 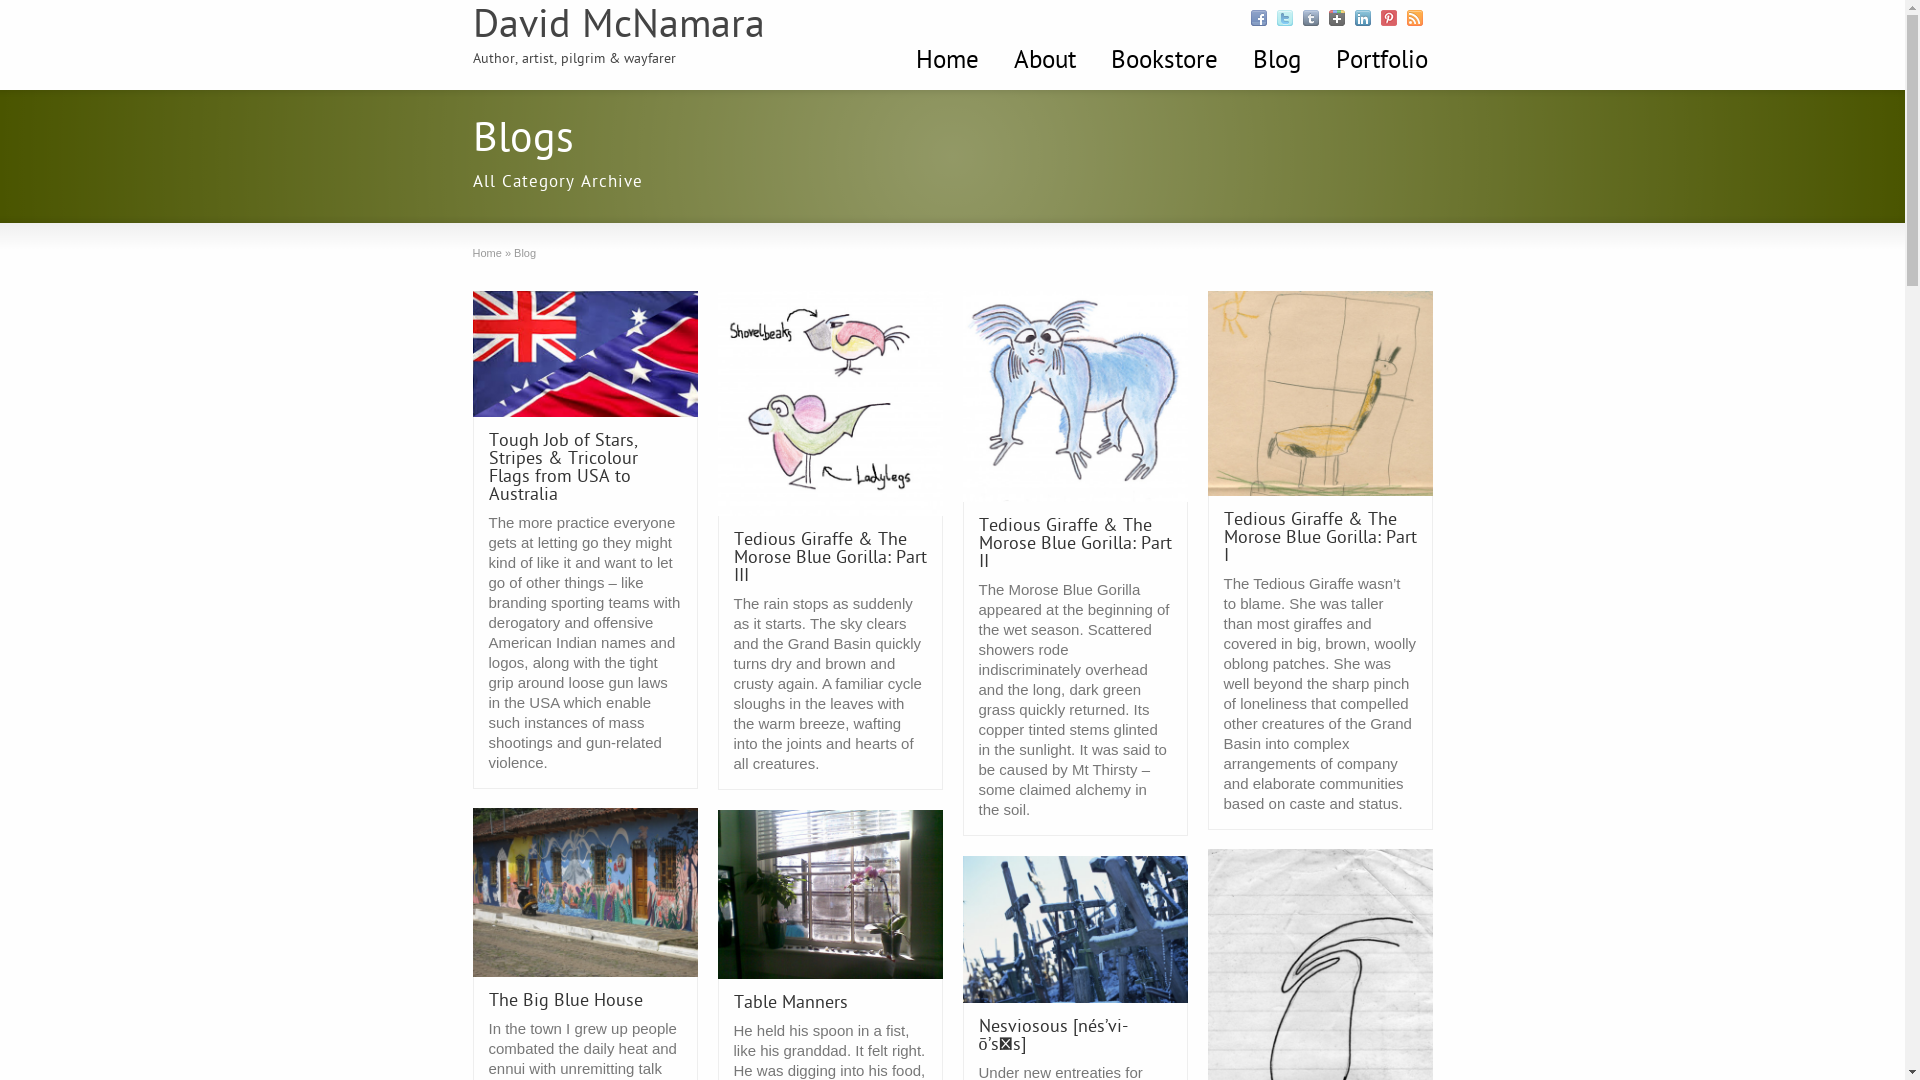 I want to click on 'Permanent Link to Table Manners', so click(x=830, y=893).